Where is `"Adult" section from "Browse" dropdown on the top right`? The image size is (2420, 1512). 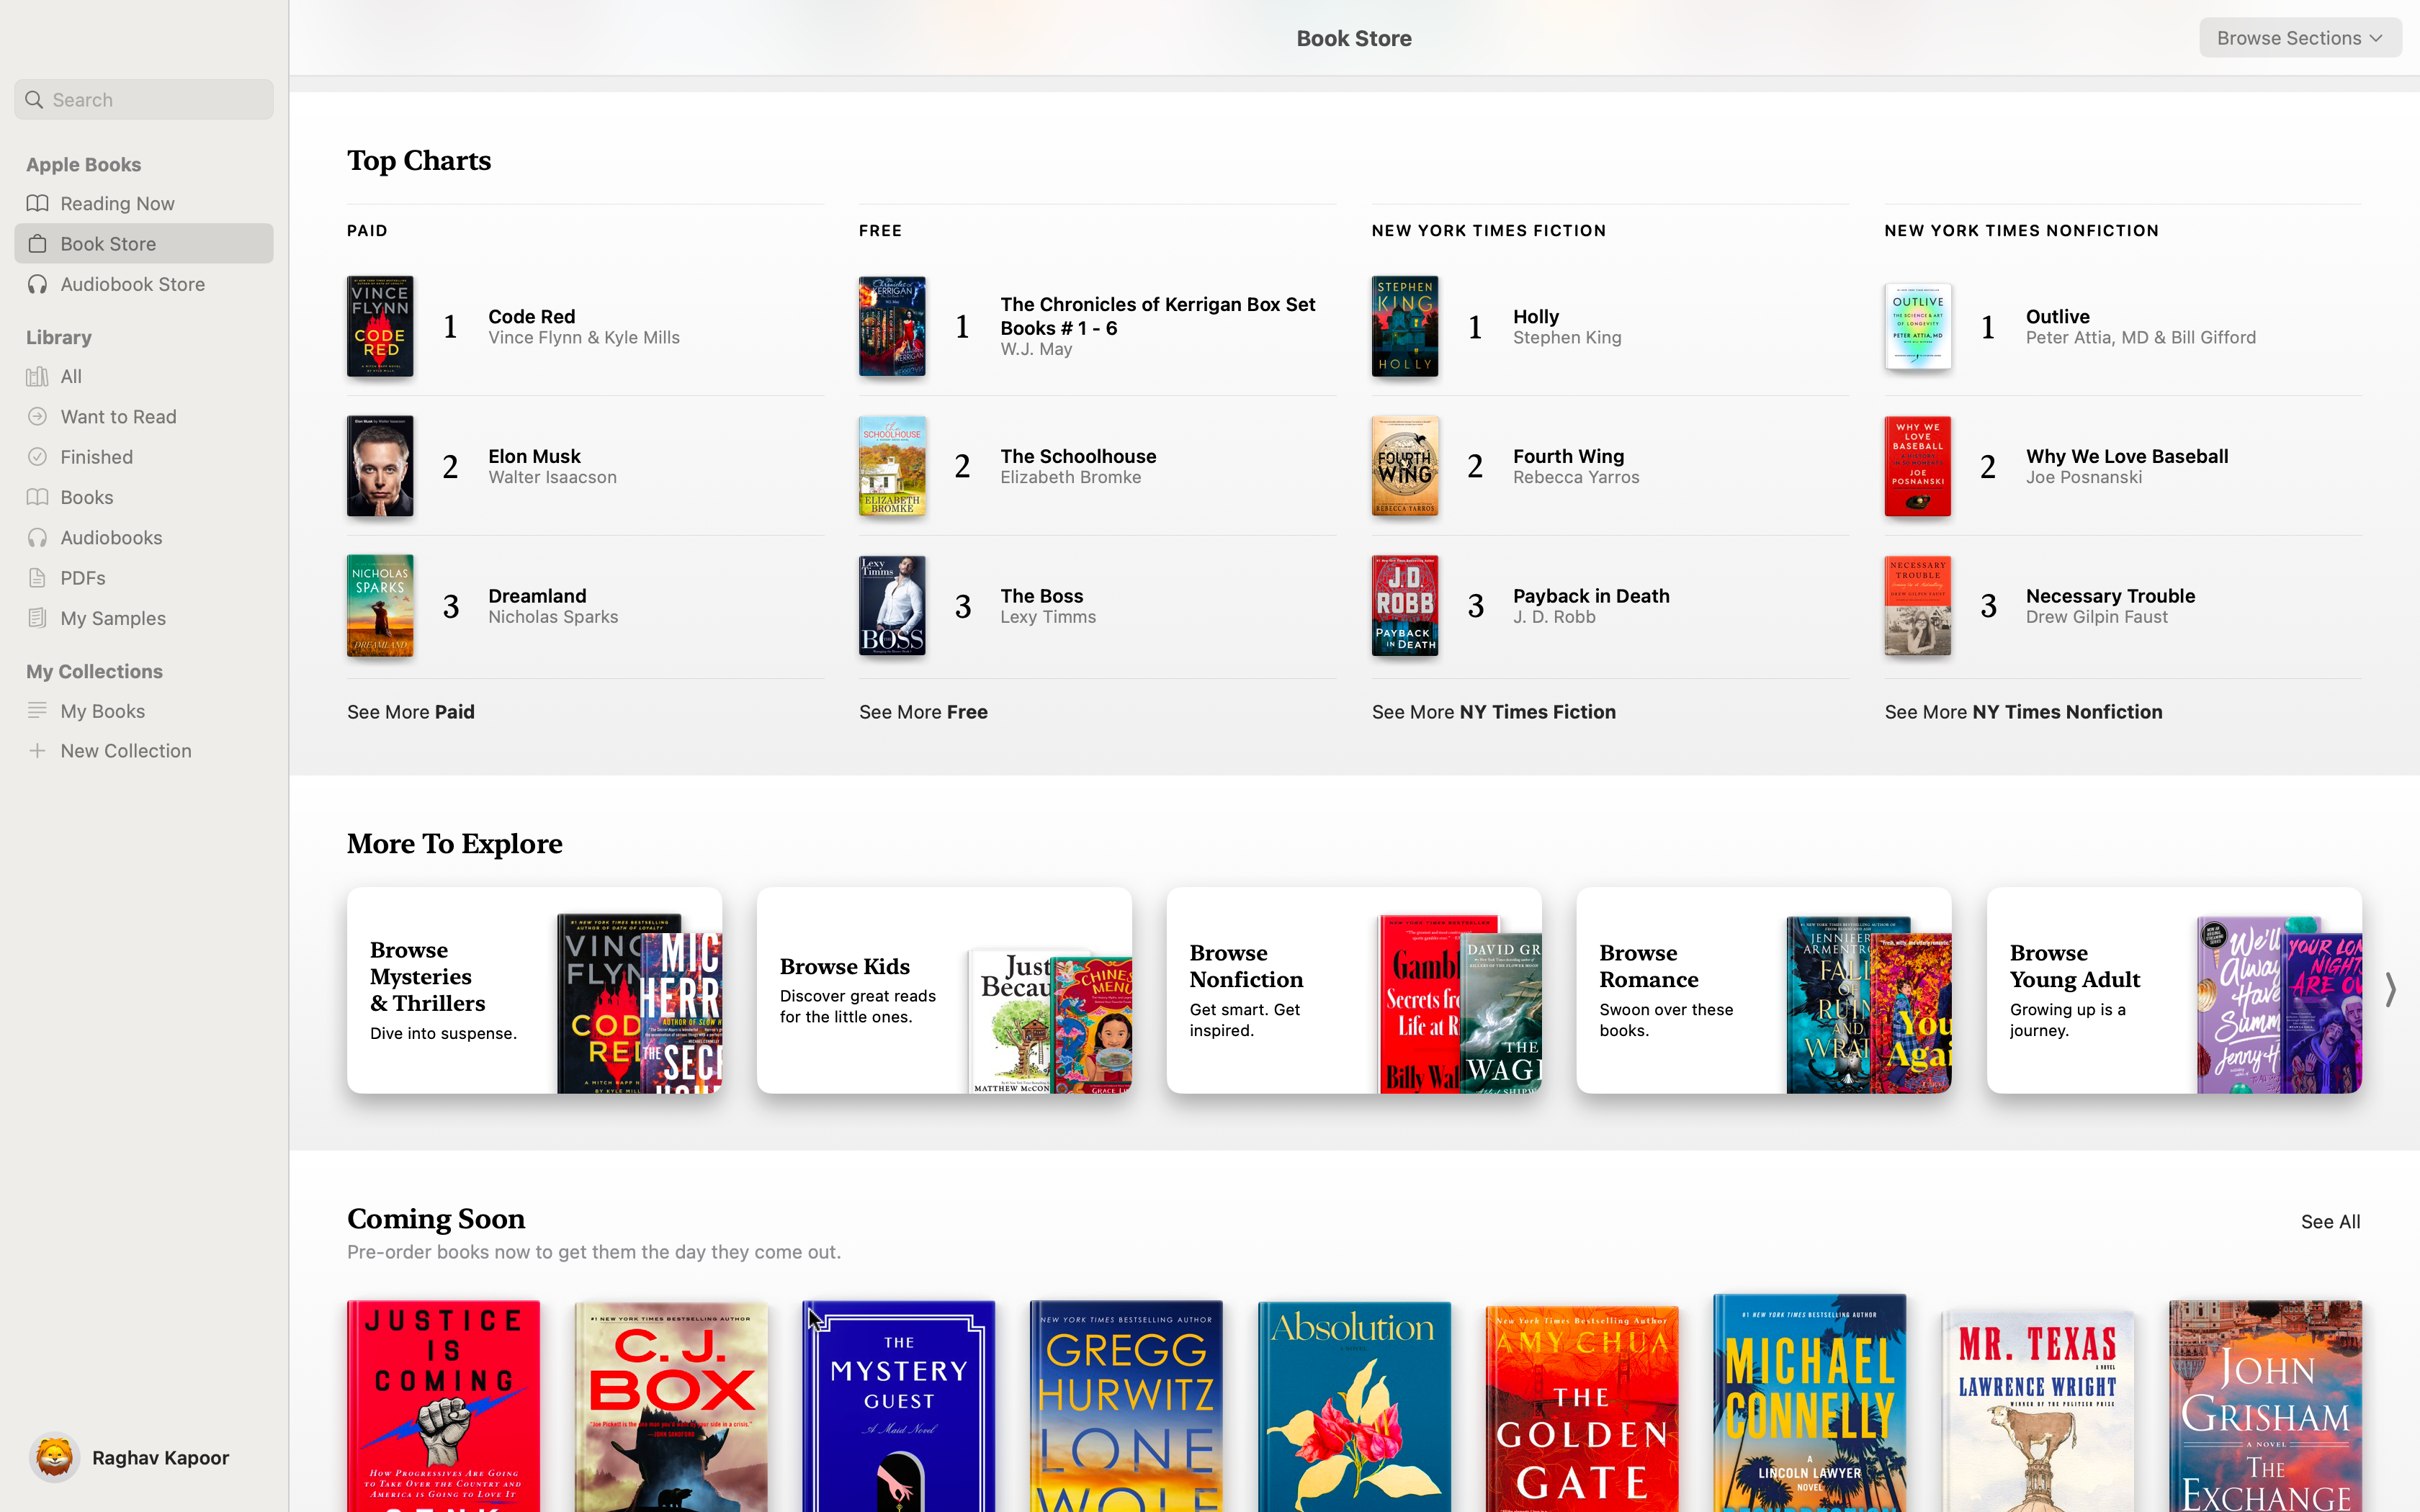 "Adult" section from "Browse" dropdown on the top right is located at coordinates (2300, 37).